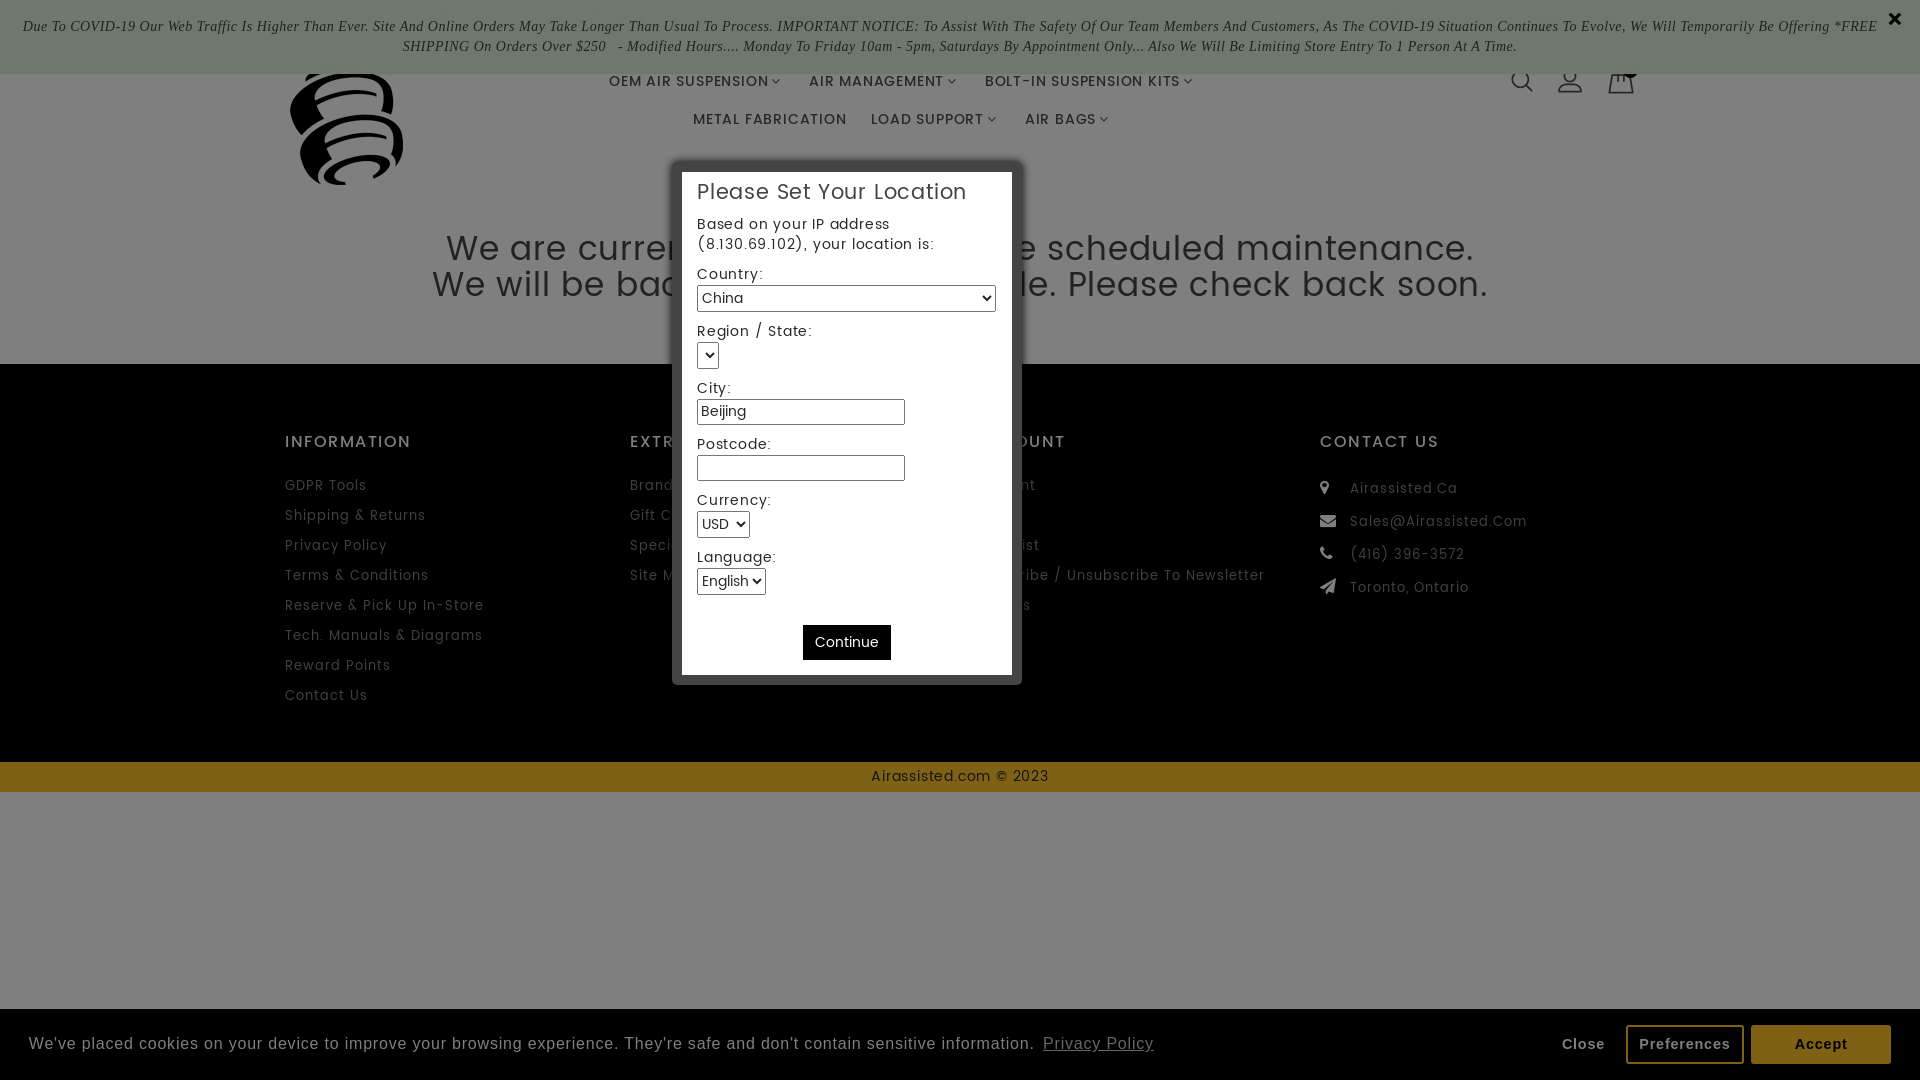  I want to click on 'Continue', so click(846, 642).